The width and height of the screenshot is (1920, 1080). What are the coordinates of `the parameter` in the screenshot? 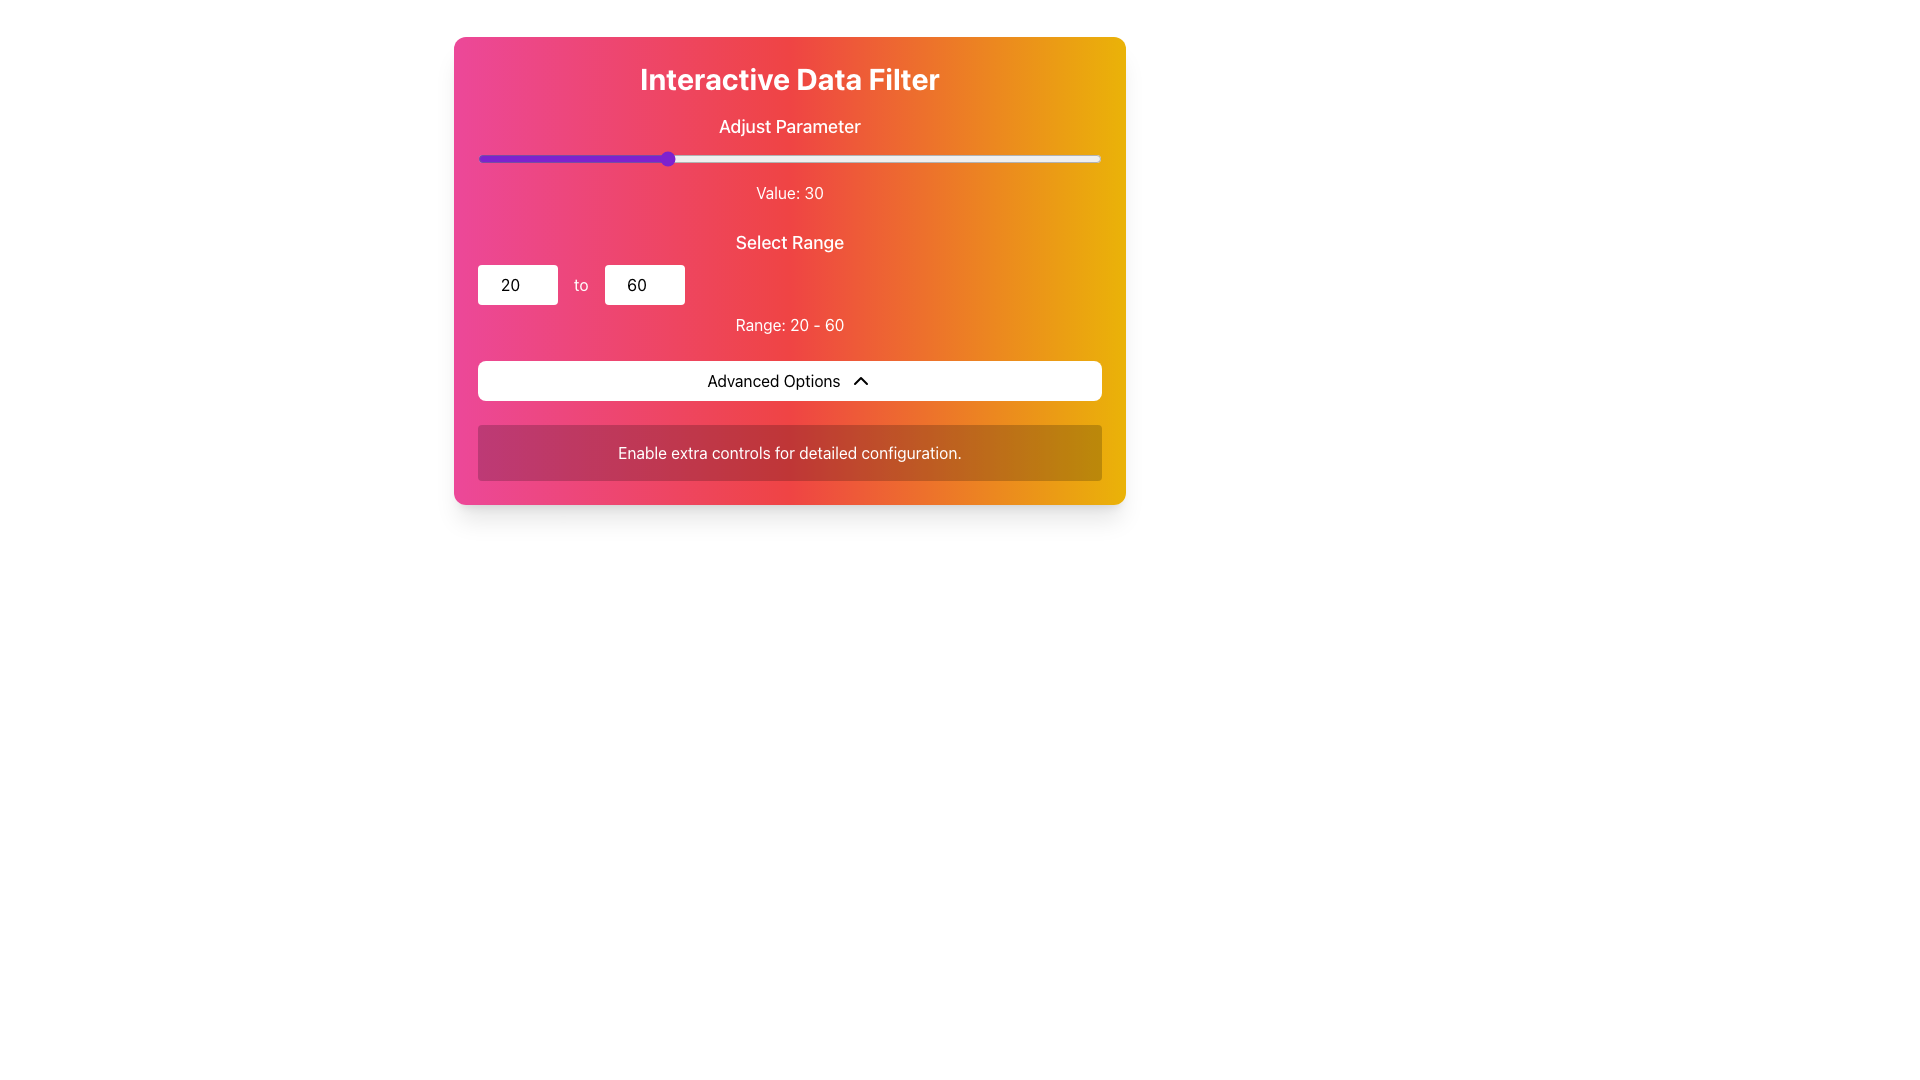 It's located at (964, 157).